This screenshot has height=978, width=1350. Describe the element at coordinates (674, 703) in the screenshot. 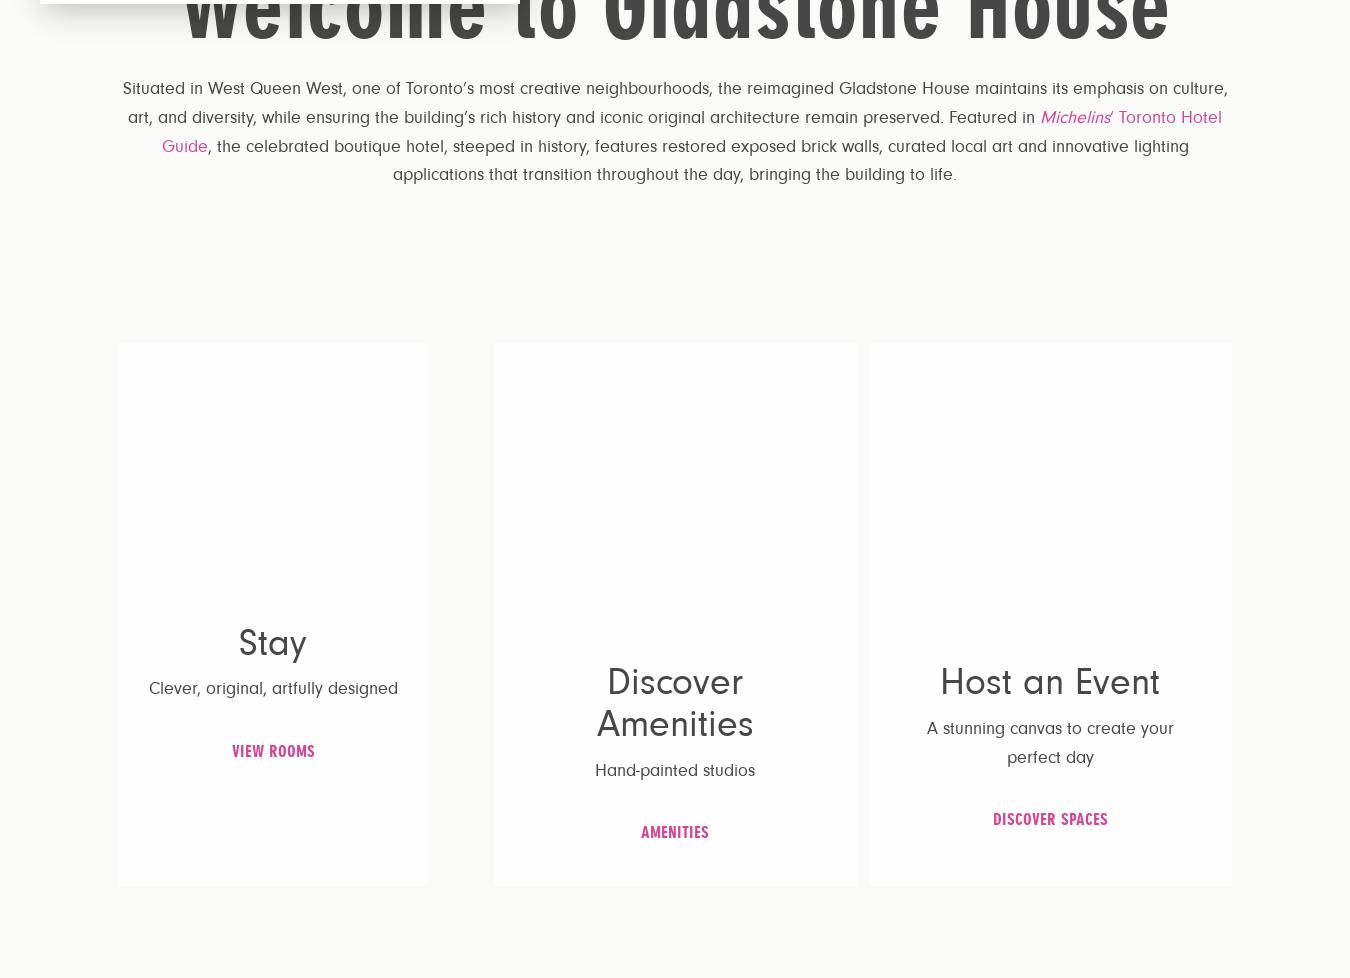

I see `'Discover Amenities'` at that location.